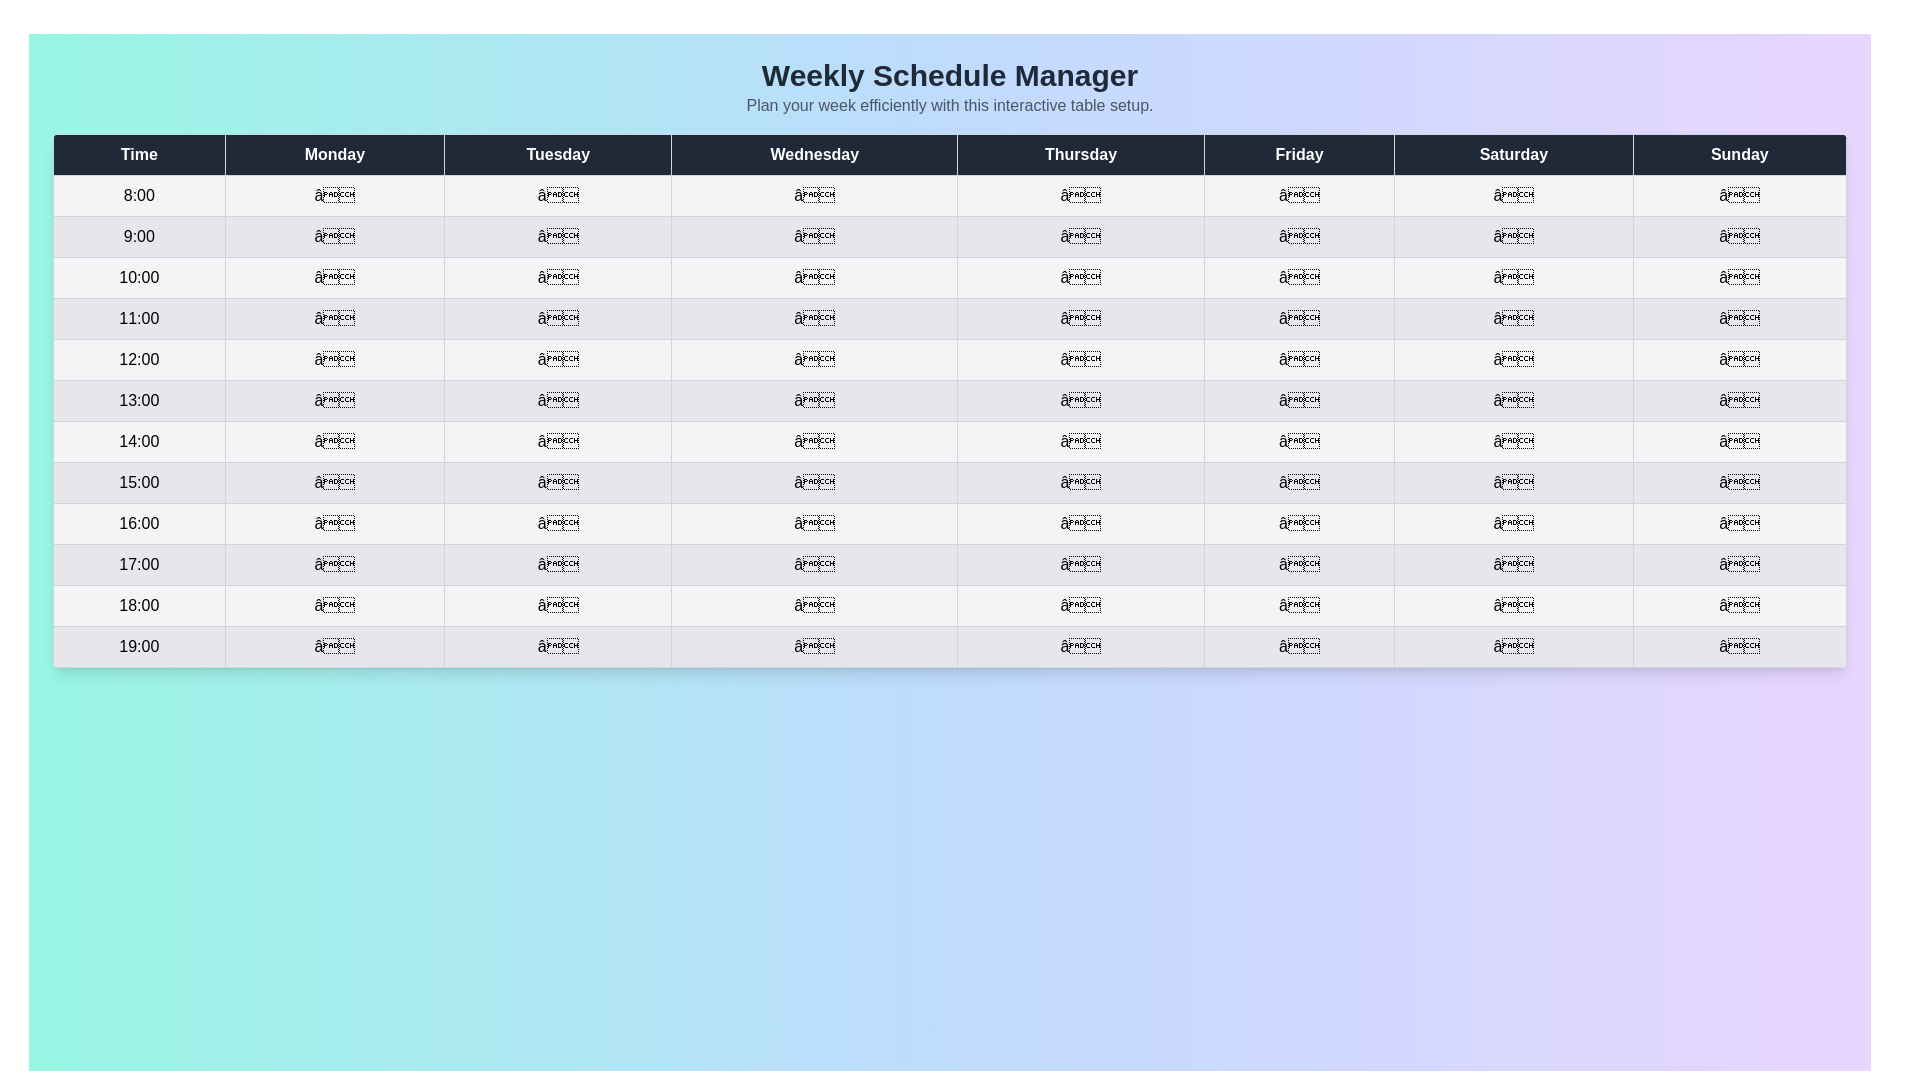 Image resolution: width=1920 pixels, height=1080 pixels. What do you see at coordinates (138, 153) in the screenshot?
I see `the header of the column labeled Time to sort it` at bounding box center [138, 153].